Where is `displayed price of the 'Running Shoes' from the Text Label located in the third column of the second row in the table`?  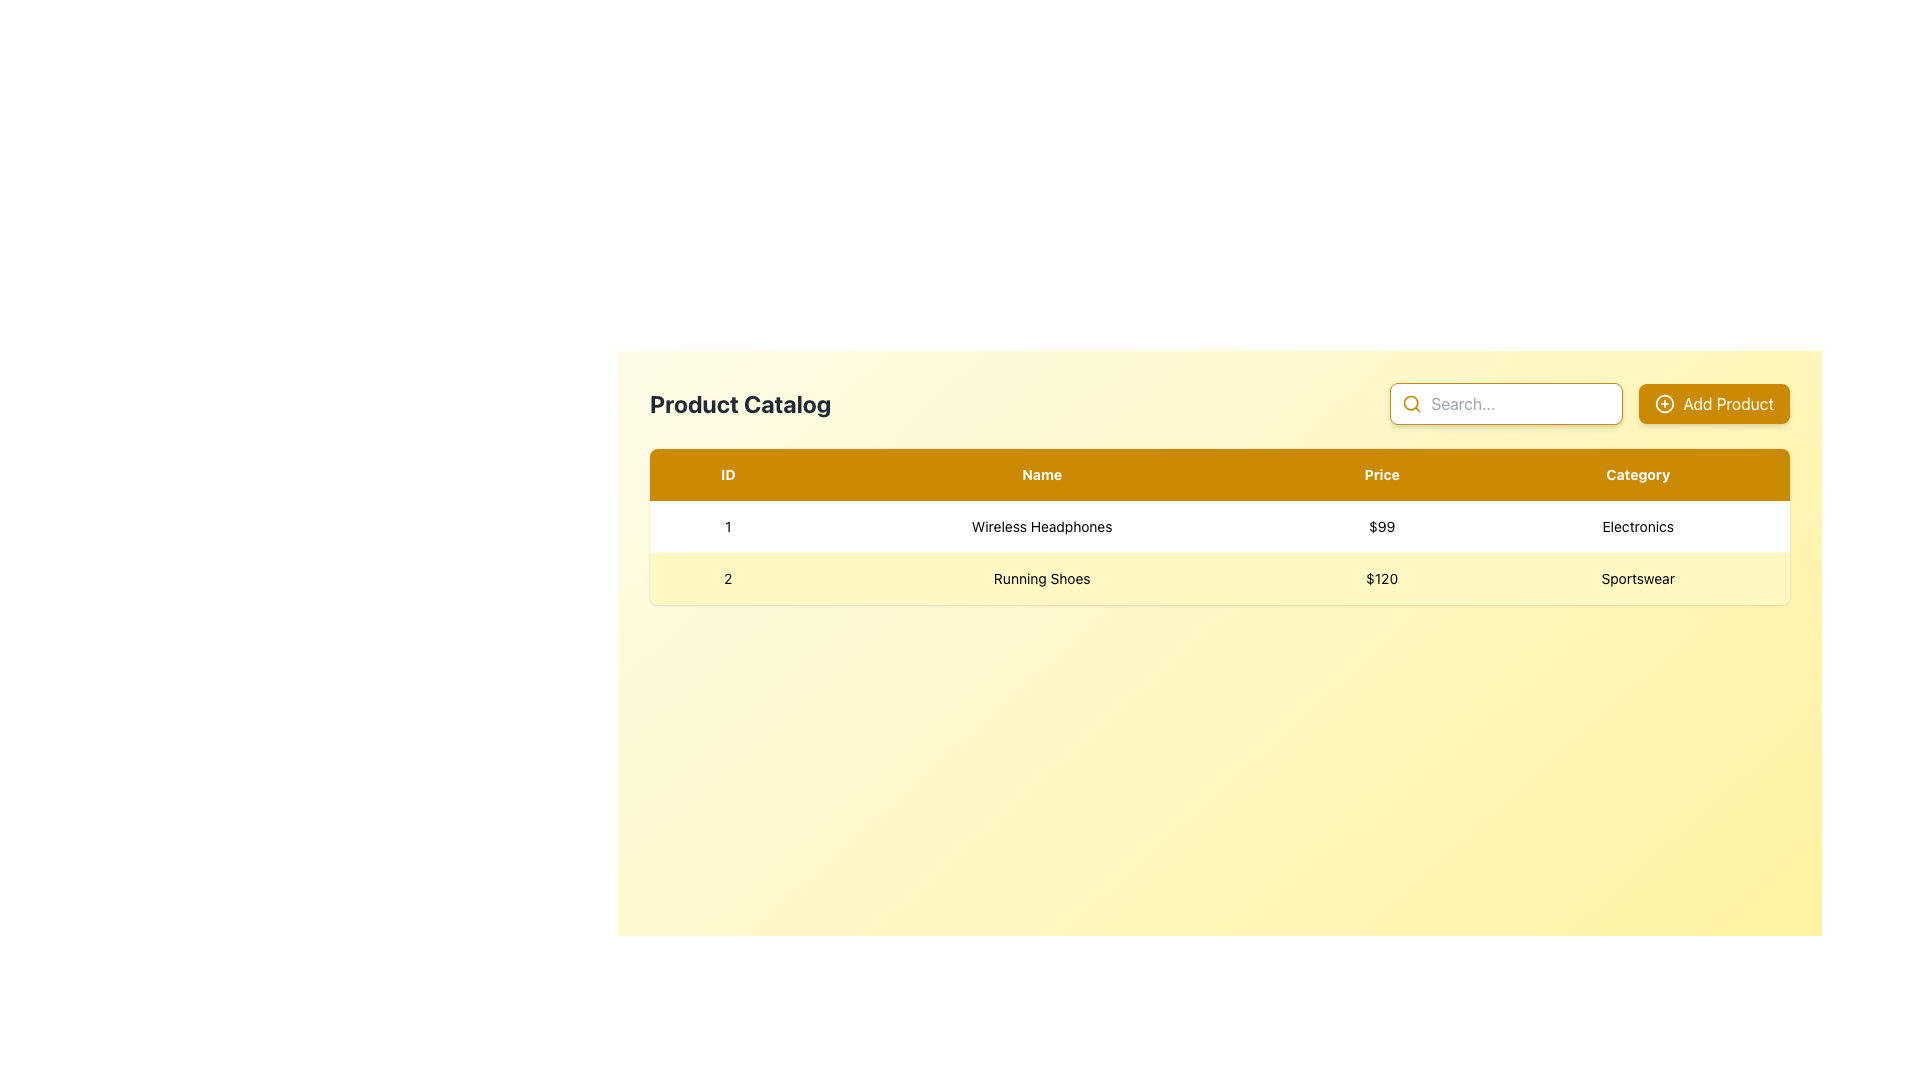 displayed price of the 'Running Shoes' from the Text Label located in the third column of the second row in the table is located at coordinates (1381, 578).